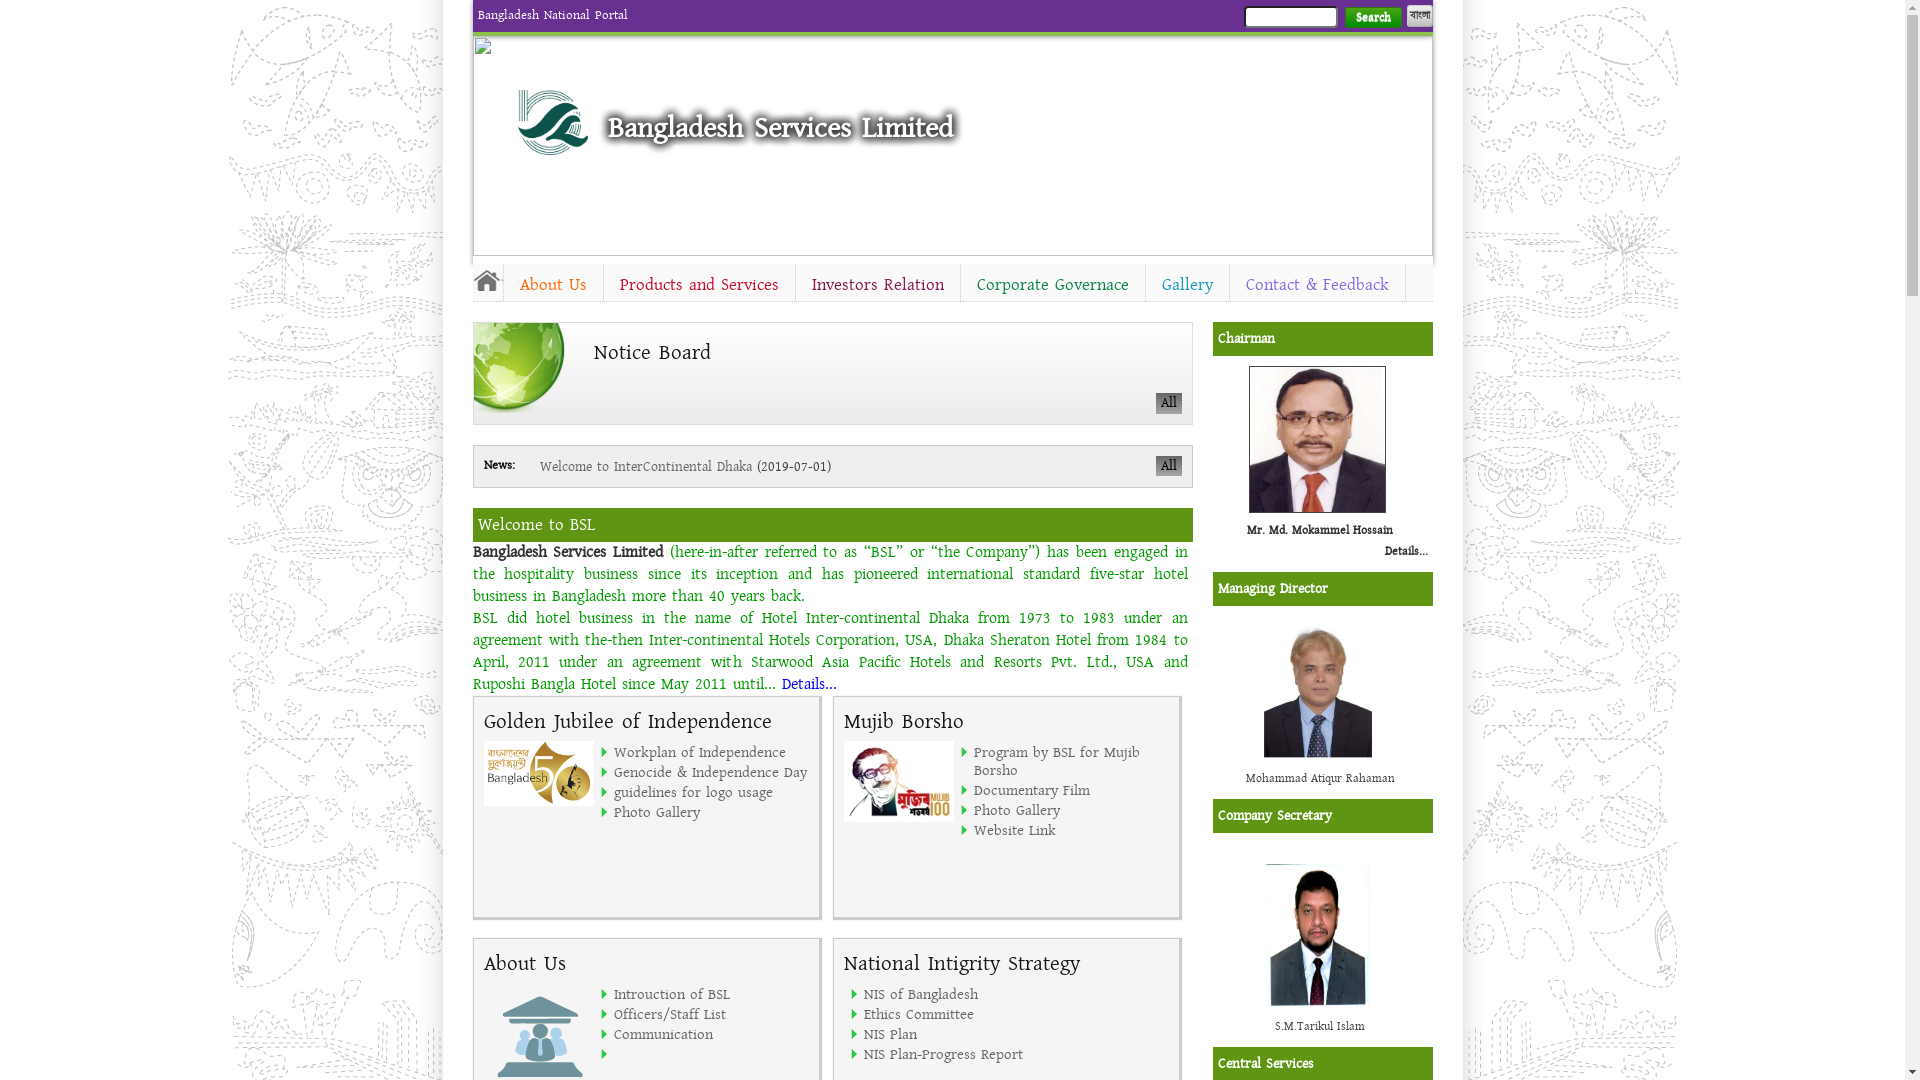 The width and height of the screenshot is (1920, 1080). Describe the element at coordinates (809, 682) in the screenshot. I see `'Details...'` at that location.